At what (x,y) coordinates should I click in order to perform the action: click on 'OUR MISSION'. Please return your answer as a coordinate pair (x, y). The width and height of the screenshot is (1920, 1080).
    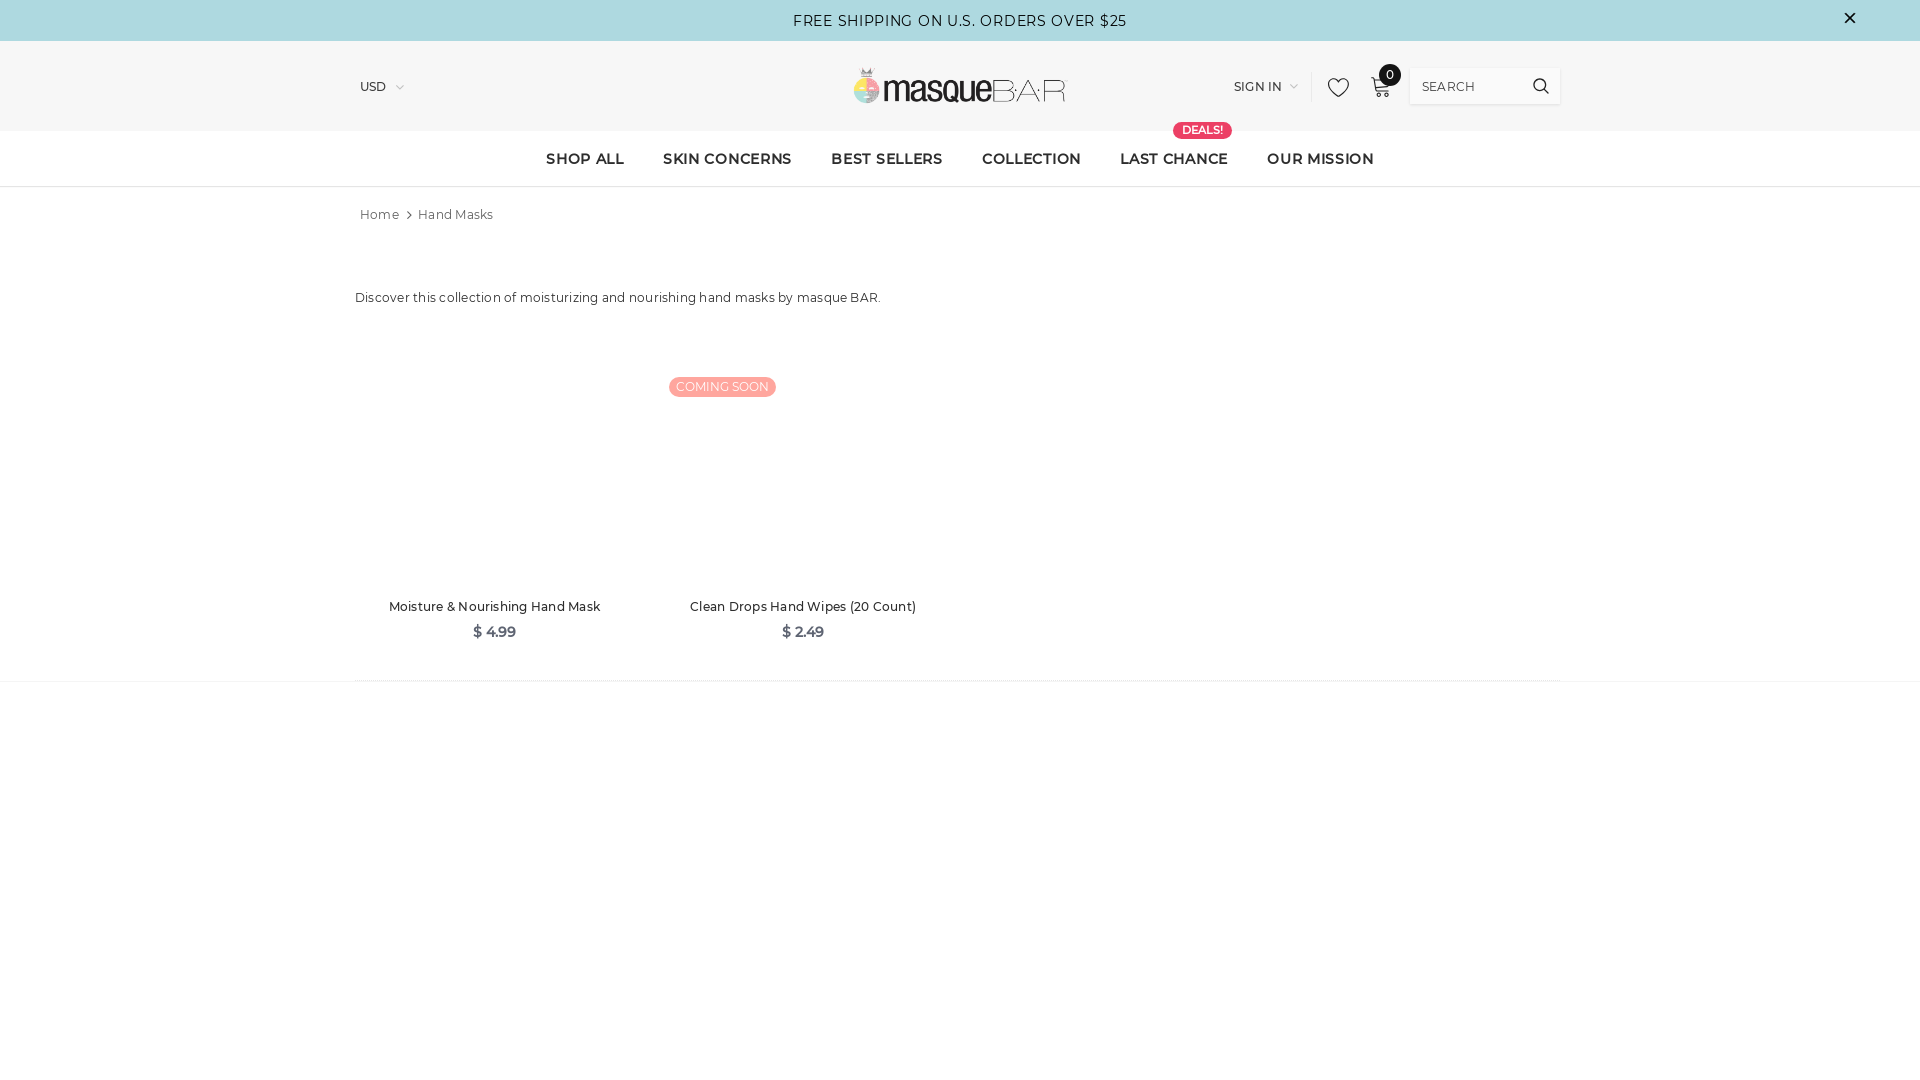
    Looking at the image, I should click on (1320, 157).